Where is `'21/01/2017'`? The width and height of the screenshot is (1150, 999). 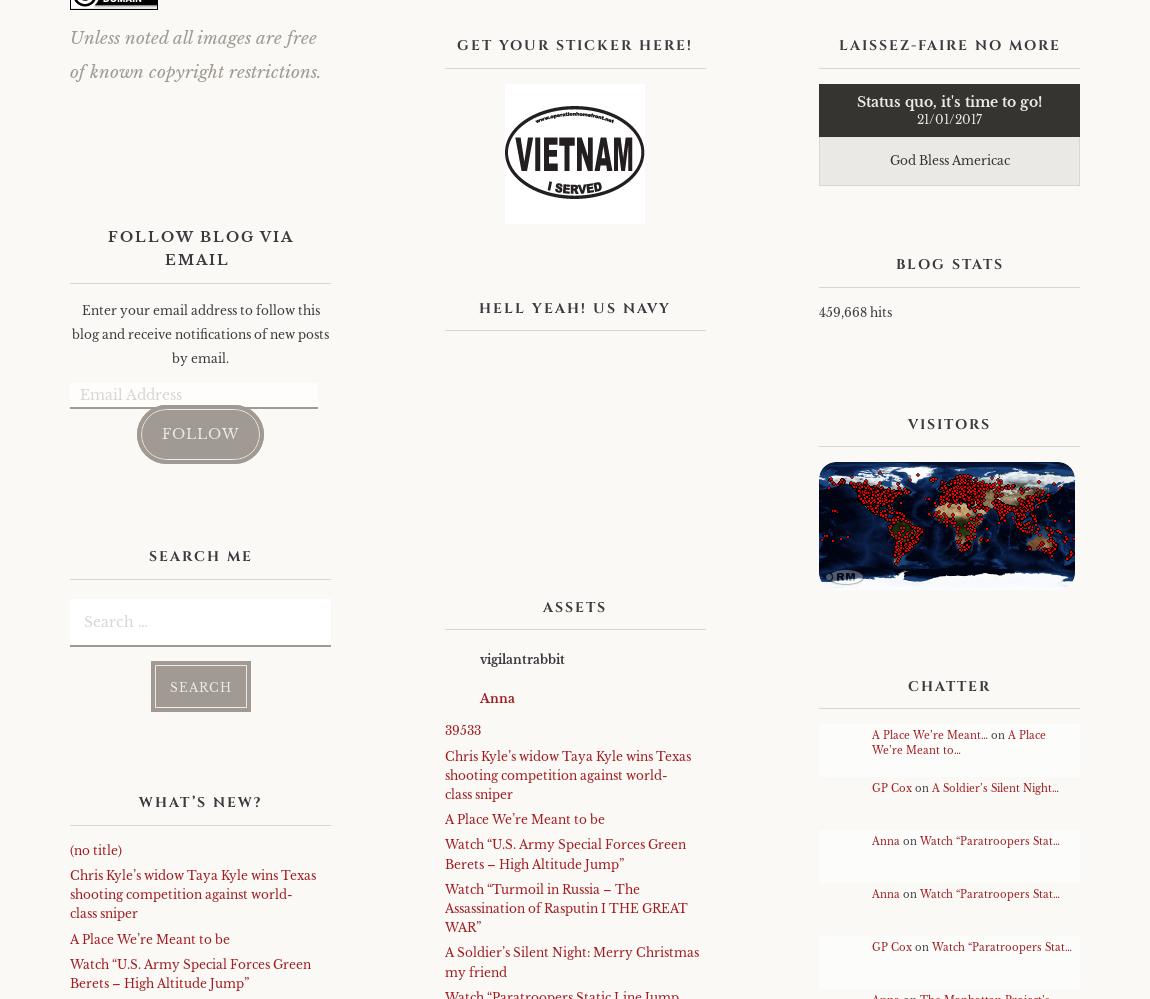
'21/01/2017' is located at coordinates (949, 119).